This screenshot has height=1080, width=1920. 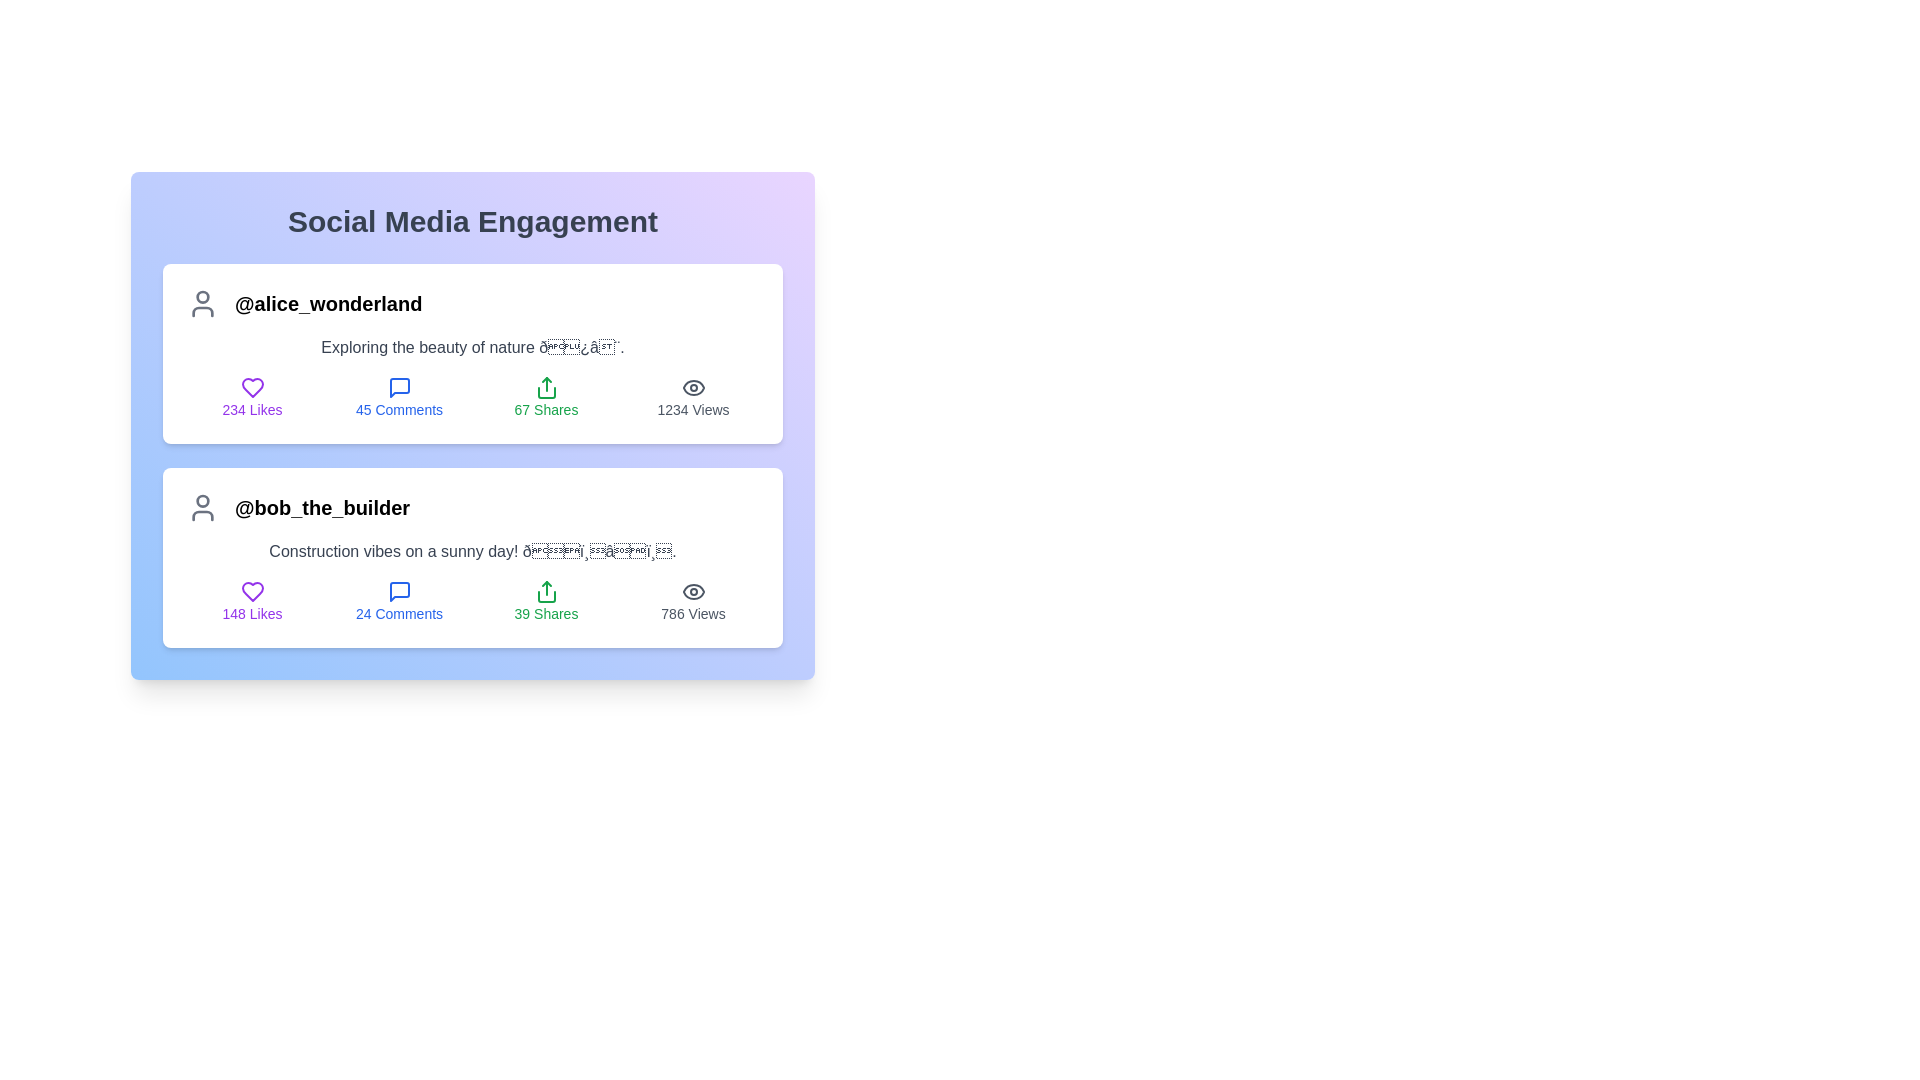 What do you see at coordinates (399, 600) in the screenshot?
I see `the interactive button represented by a speech bubble icon with the text '24 Comments' to observe the styling transitions` at bounding box center [399, 600].